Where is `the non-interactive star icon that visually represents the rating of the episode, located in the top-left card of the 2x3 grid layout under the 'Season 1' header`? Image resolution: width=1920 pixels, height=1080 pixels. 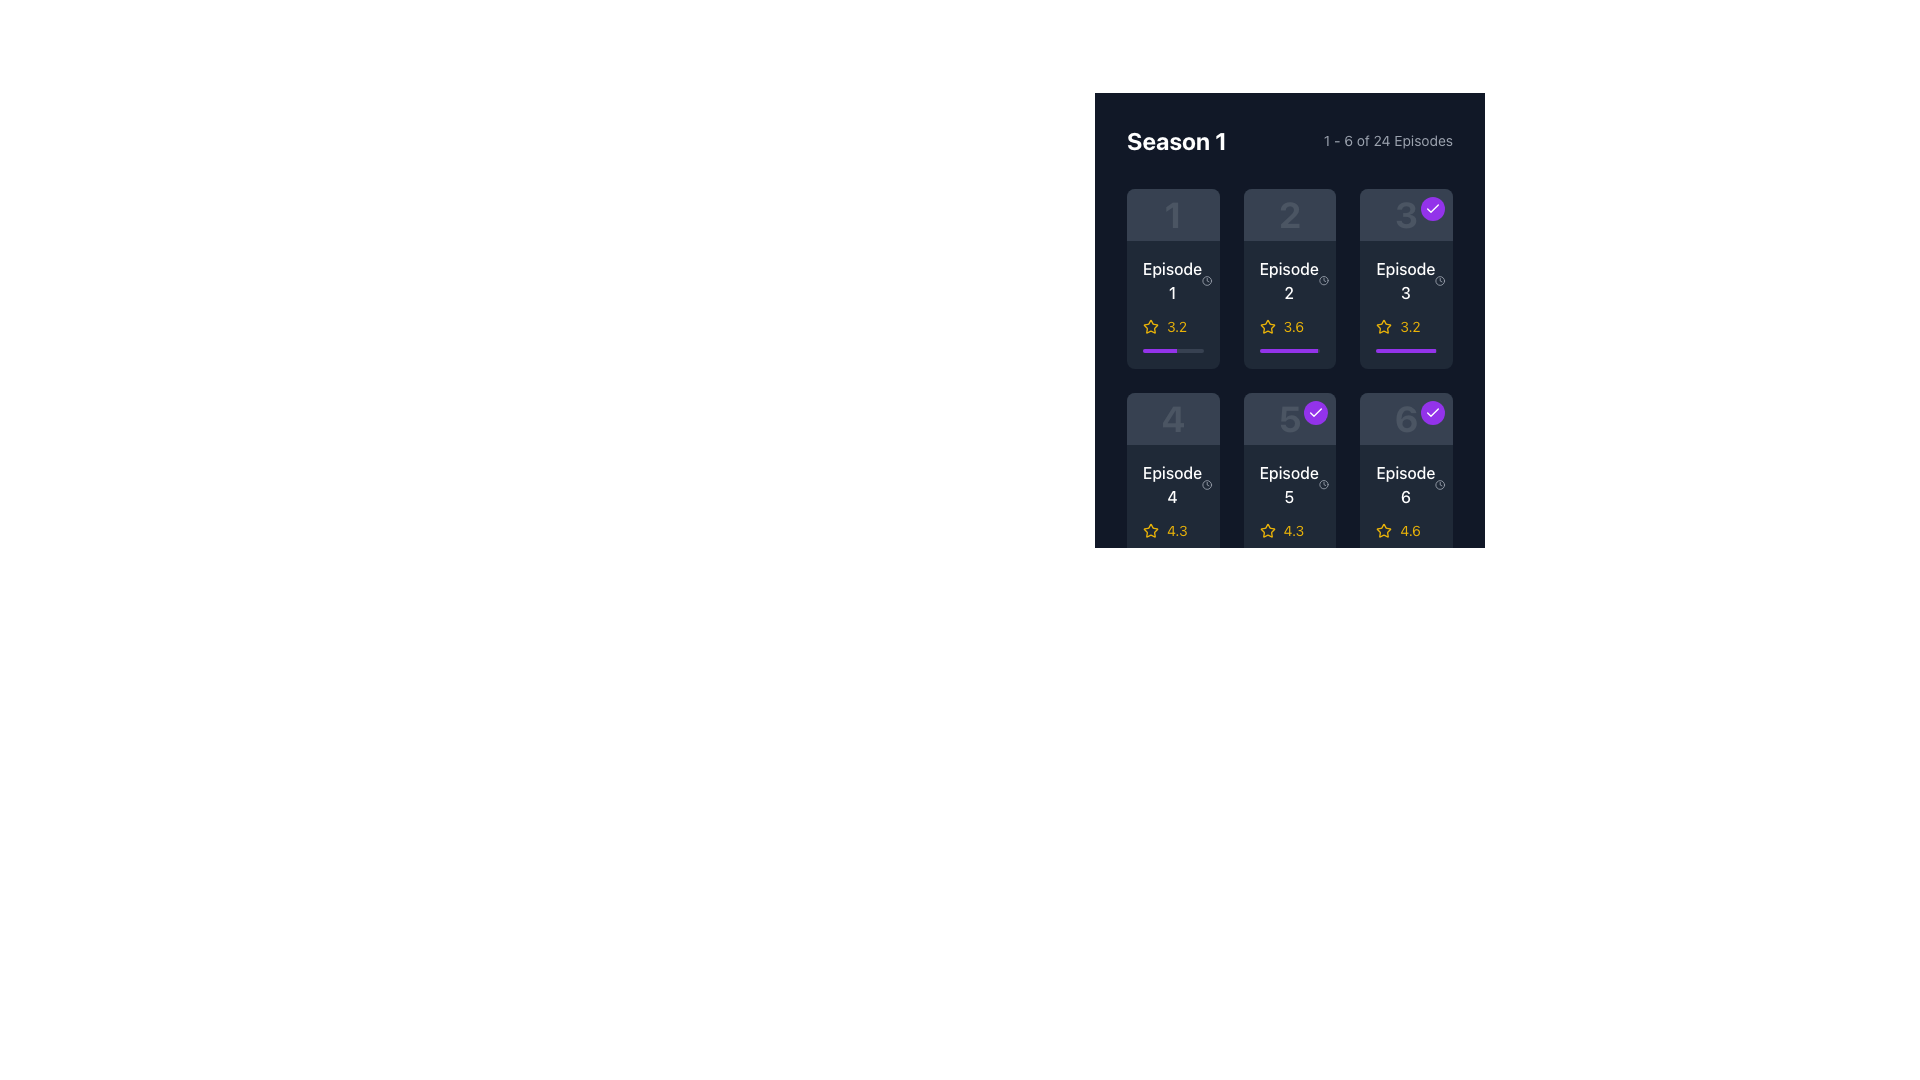 the non-interactive star icon that visually represents the rating of the episode, located in the top-left card of the 2x3 grid layout under the 'Season 1' header is located at coordinates (1151, 326).